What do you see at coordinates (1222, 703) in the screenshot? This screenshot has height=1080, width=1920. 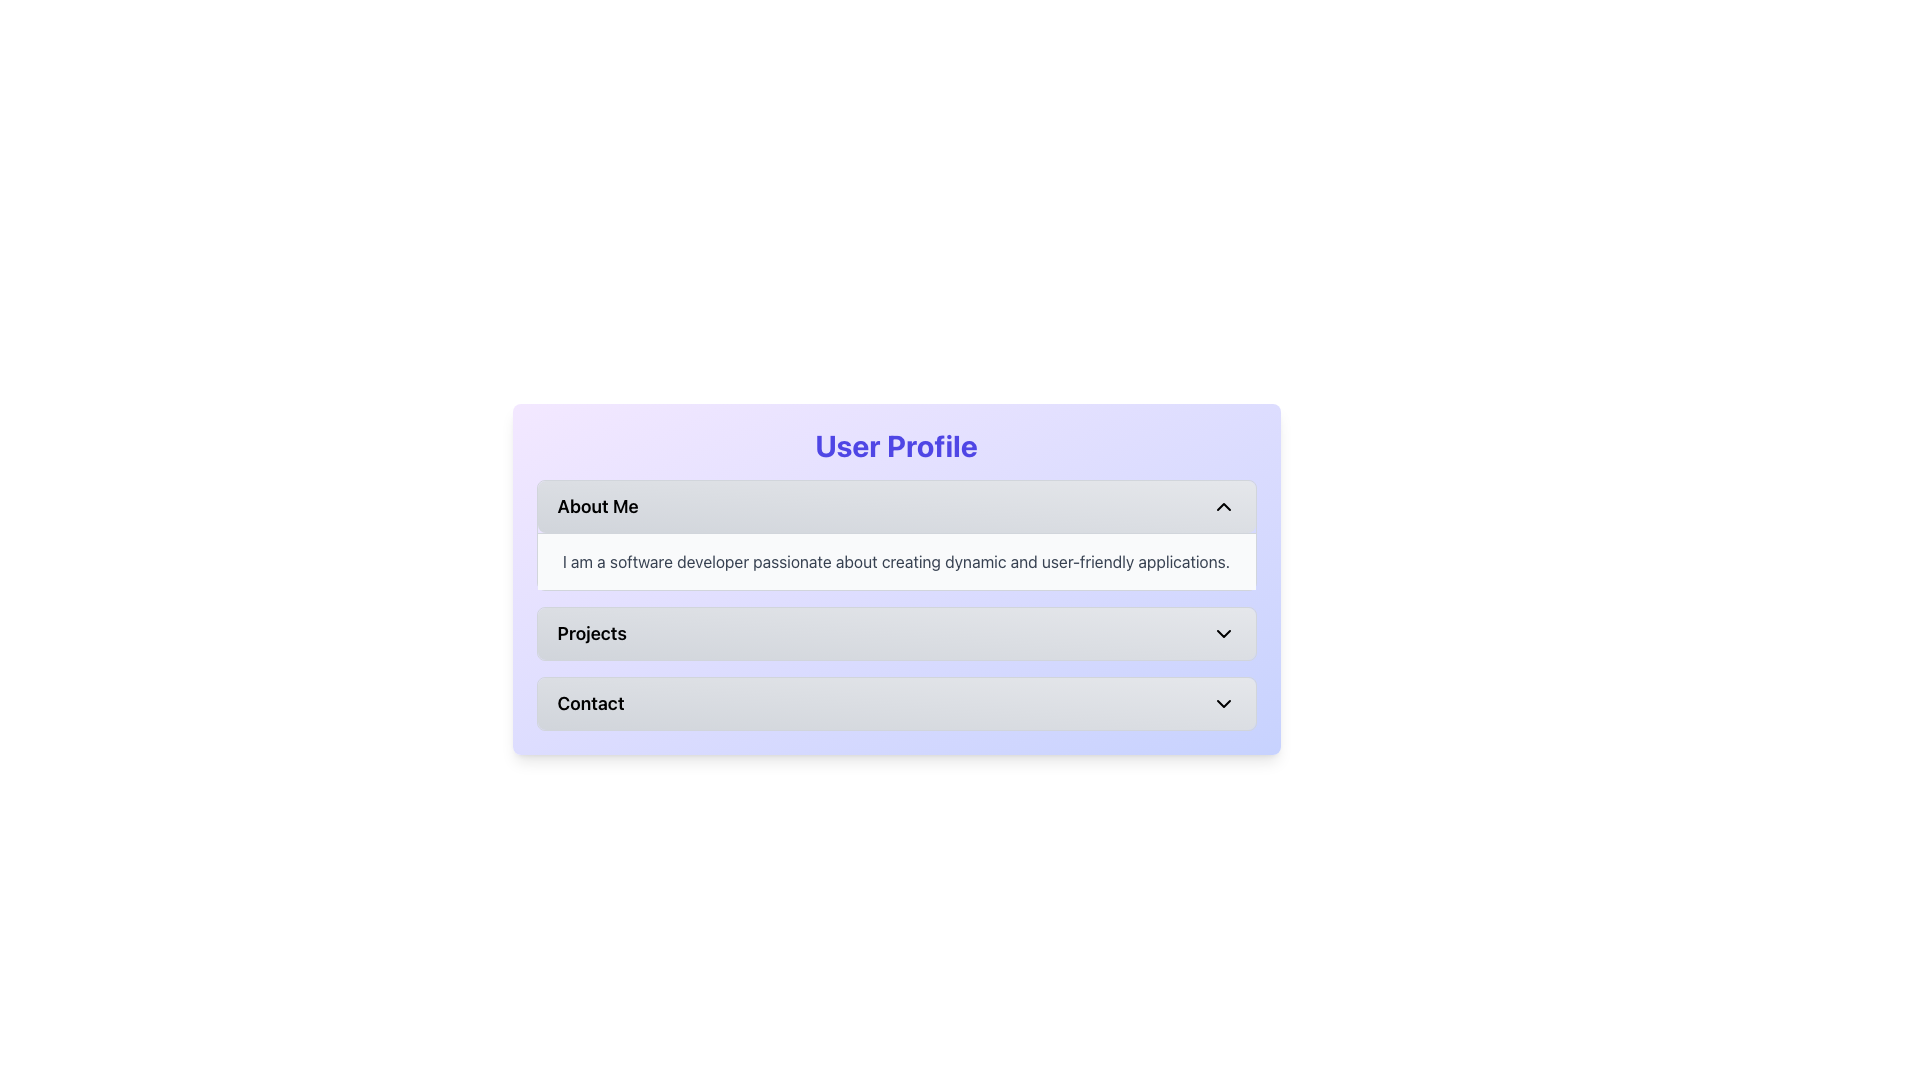 I see `the button icon located to the far right of the 'Contact' button` at bounding box center [1222, 703].